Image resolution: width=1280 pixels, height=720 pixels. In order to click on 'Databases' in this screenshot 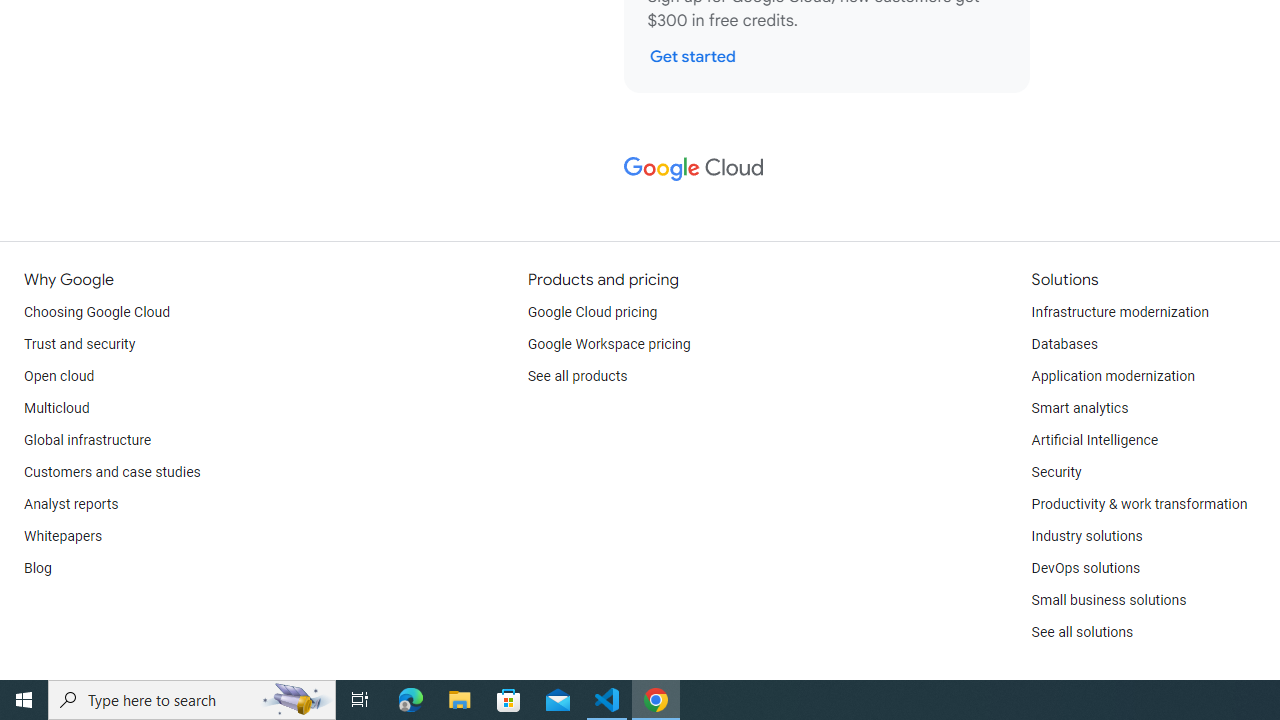, I will do `click(1063, 343)`.